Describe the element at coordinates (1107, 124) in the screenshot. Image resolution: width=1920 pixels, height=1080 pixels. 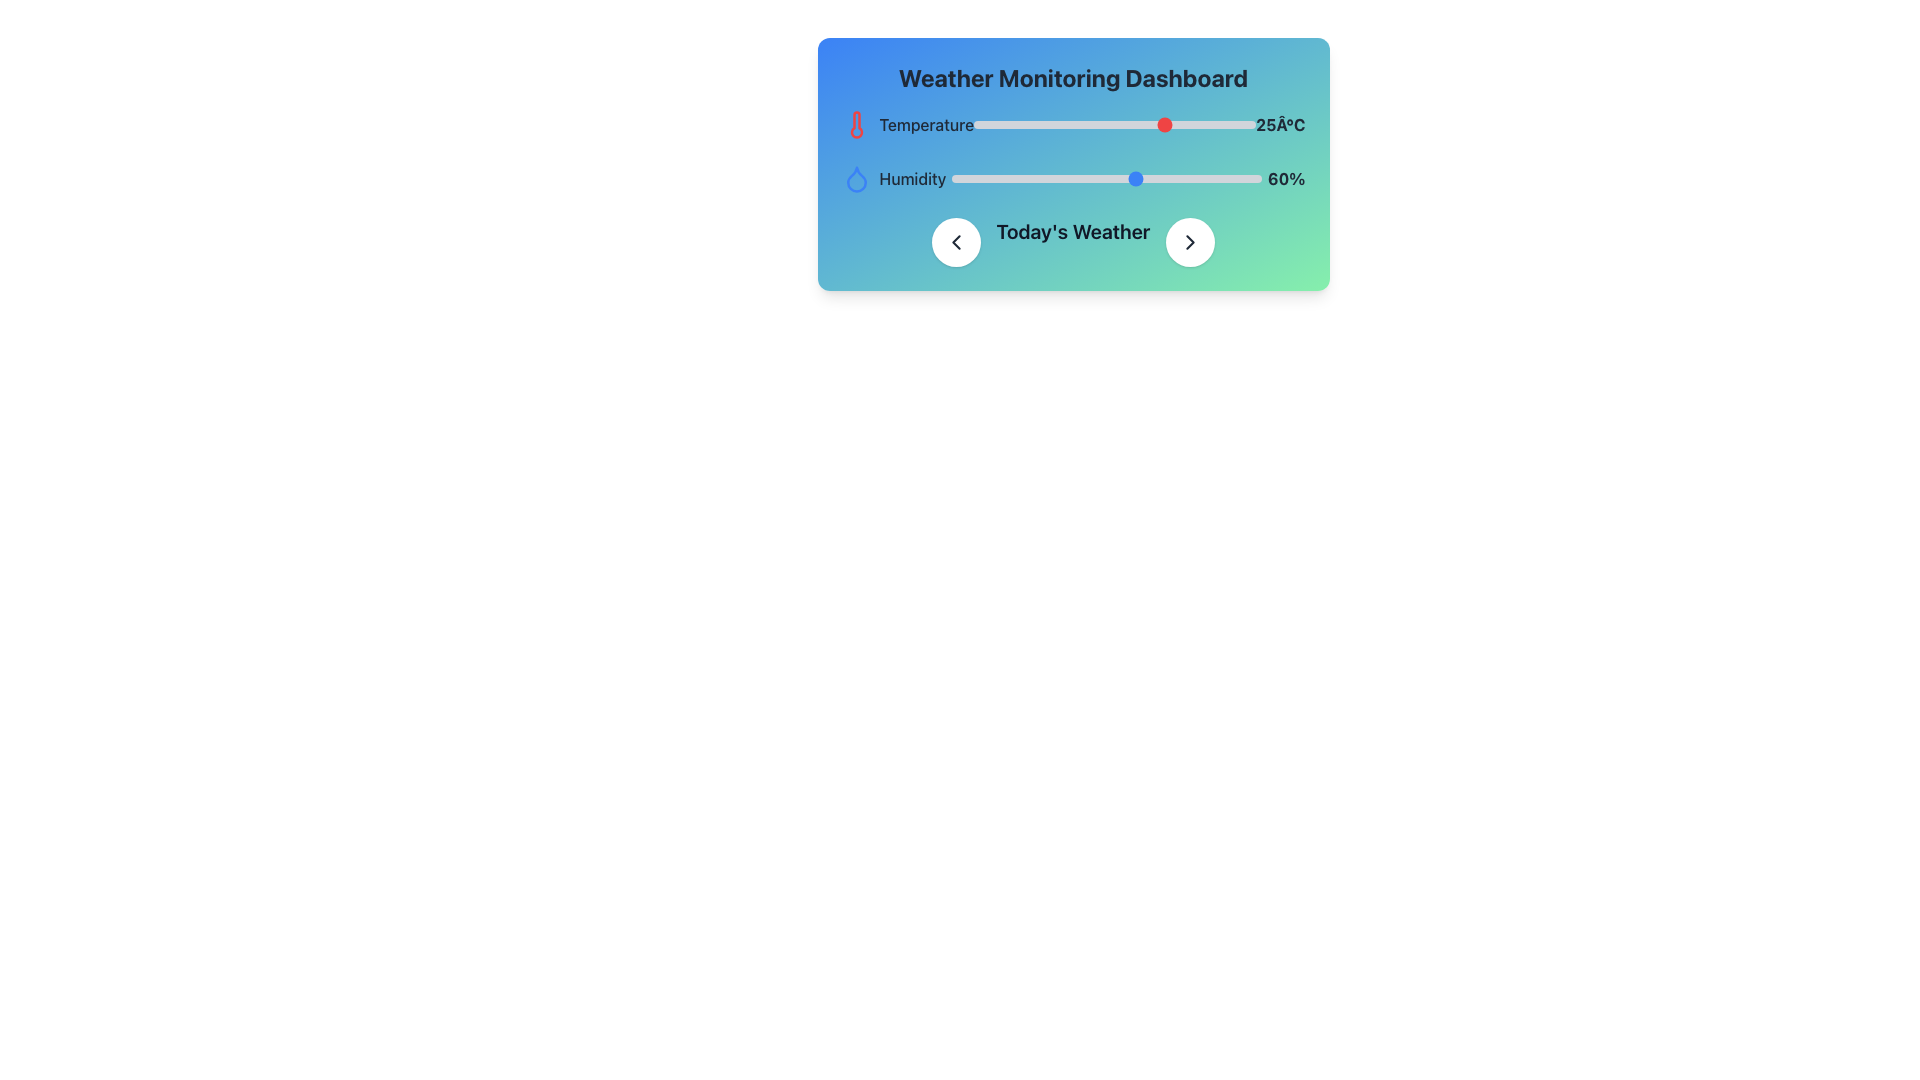
I see `temperature` at that location.